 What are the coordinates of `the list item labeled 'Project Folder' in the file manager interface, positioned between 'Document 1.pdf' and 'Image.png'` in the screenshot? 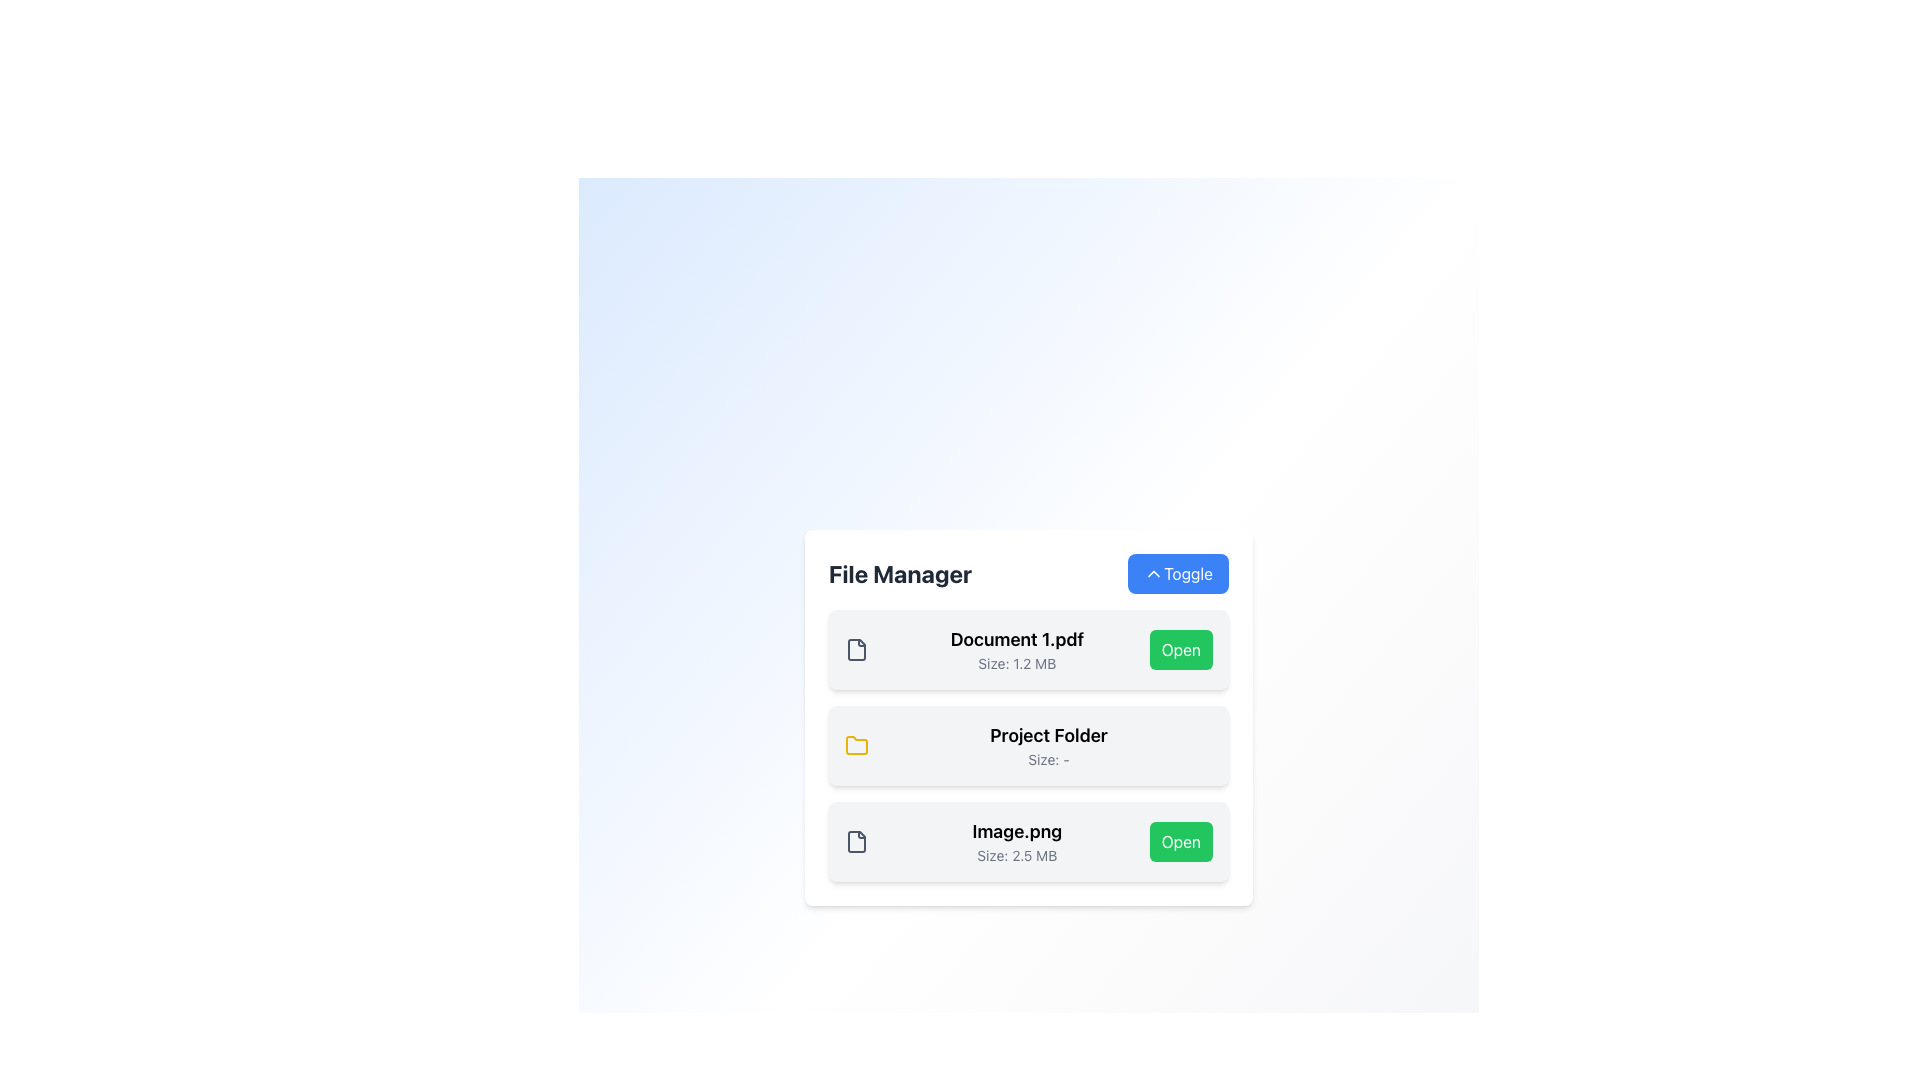 It's located at (1028, 745).